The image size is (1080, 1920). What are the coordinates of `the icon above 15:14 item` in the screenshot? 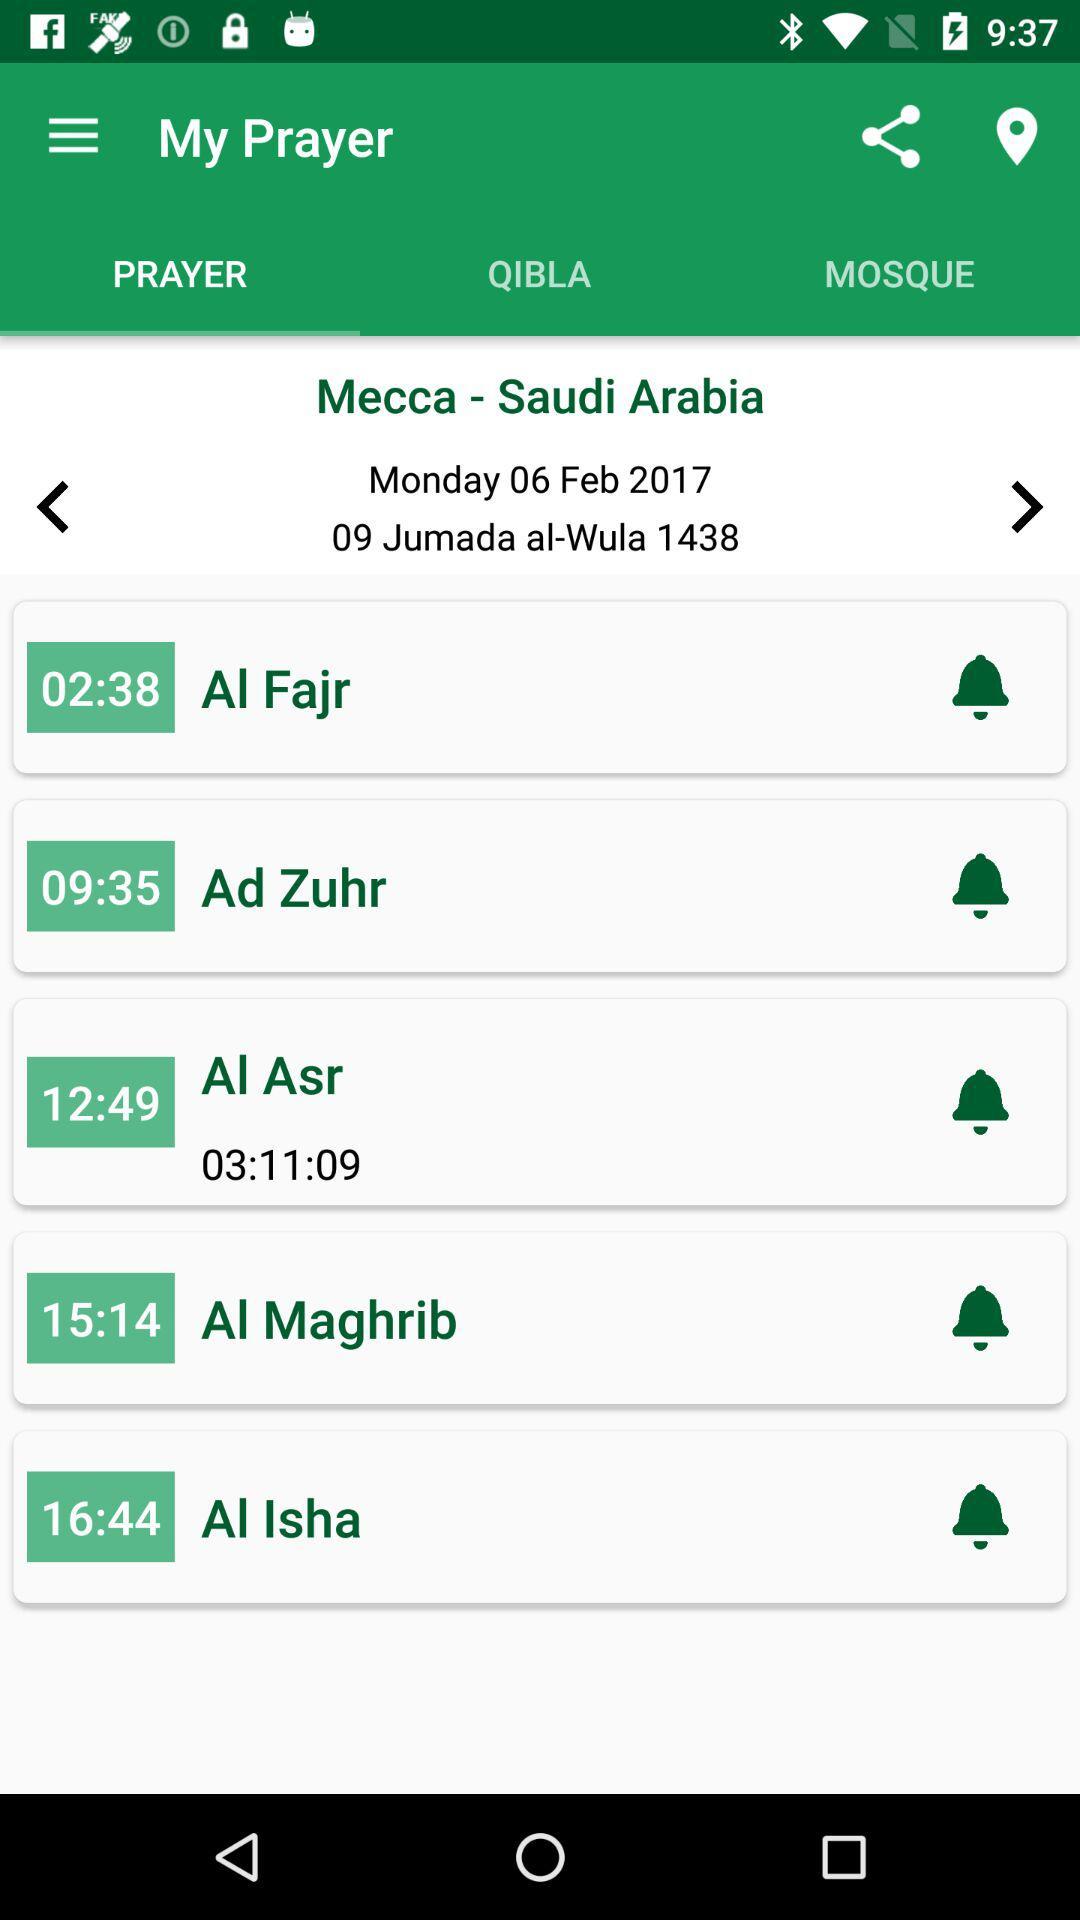 It's located at (100, 1101).